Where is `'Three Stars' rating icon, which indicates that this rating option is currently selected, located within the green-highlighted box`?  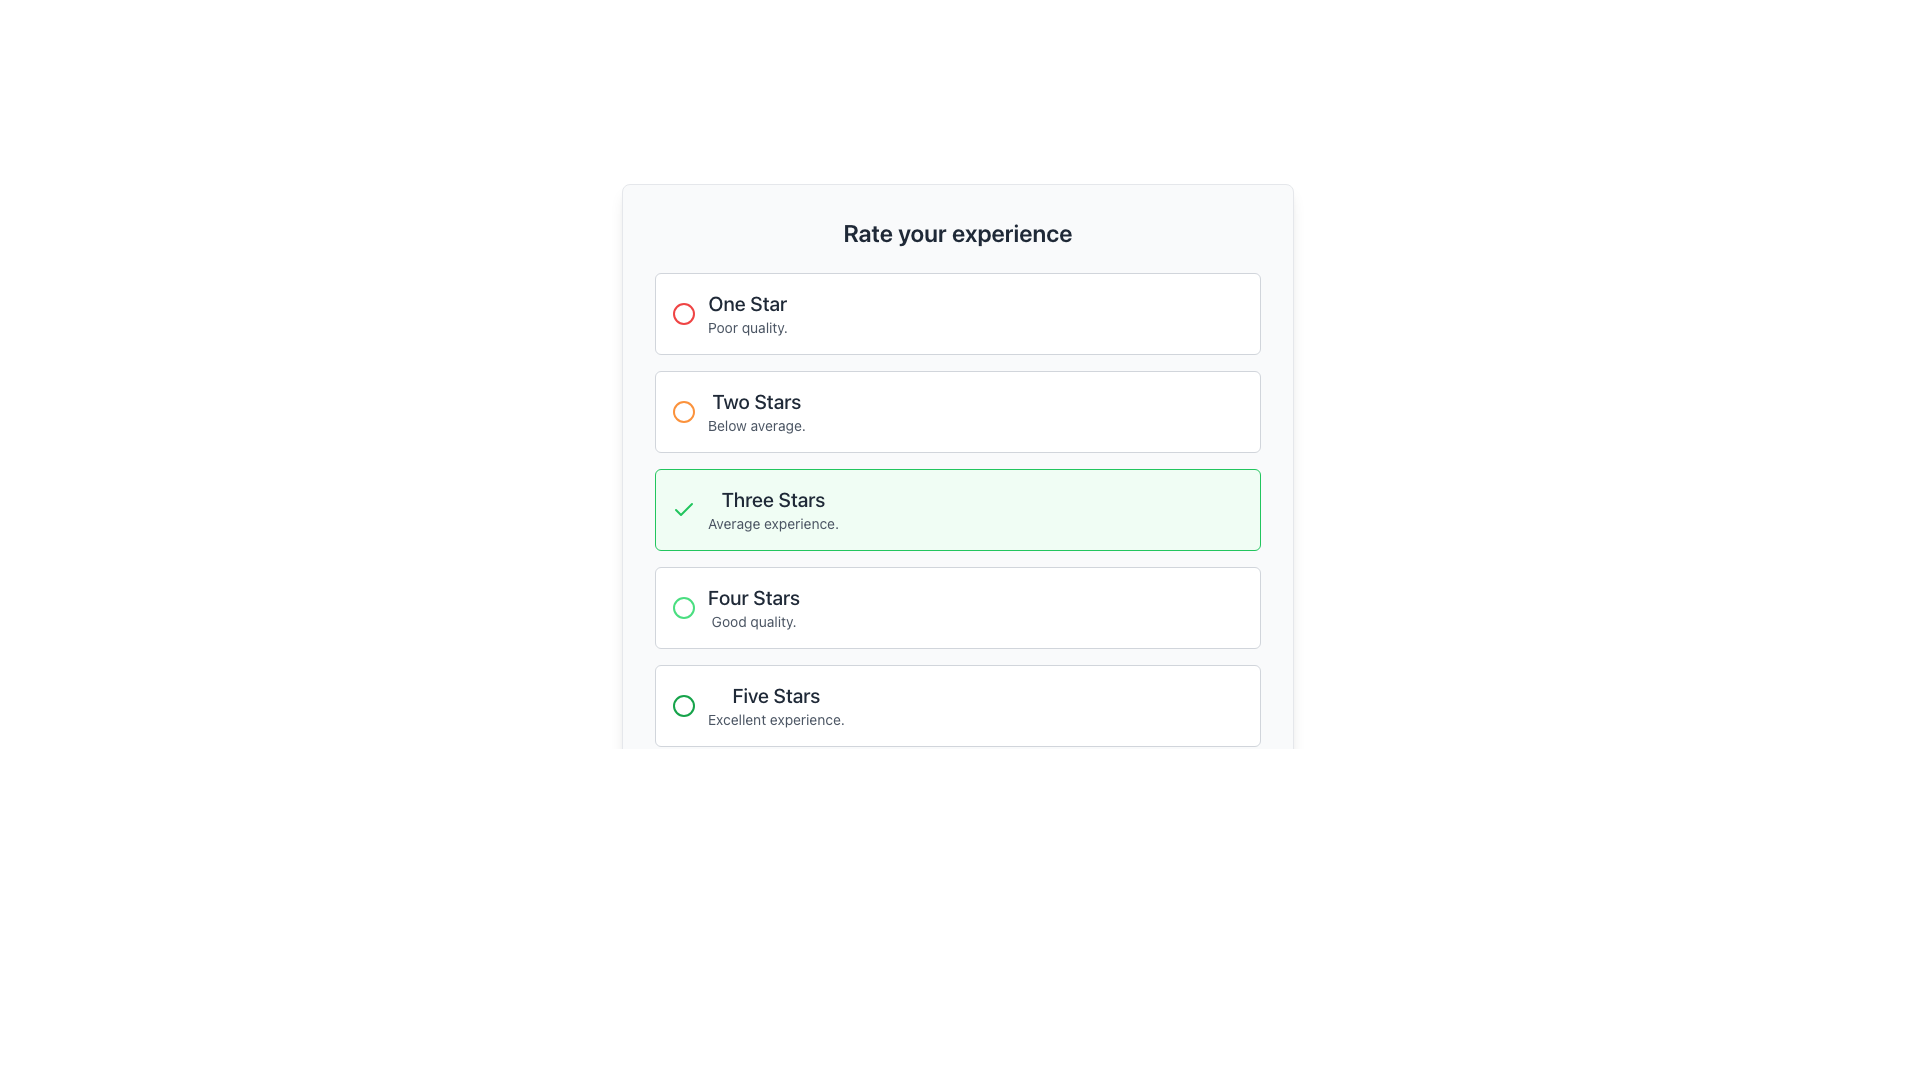 'Three Stars' rating icon, which indicates that this rating option is currently selected, located within the green-highlighted box is located at coordinates (684, 508).